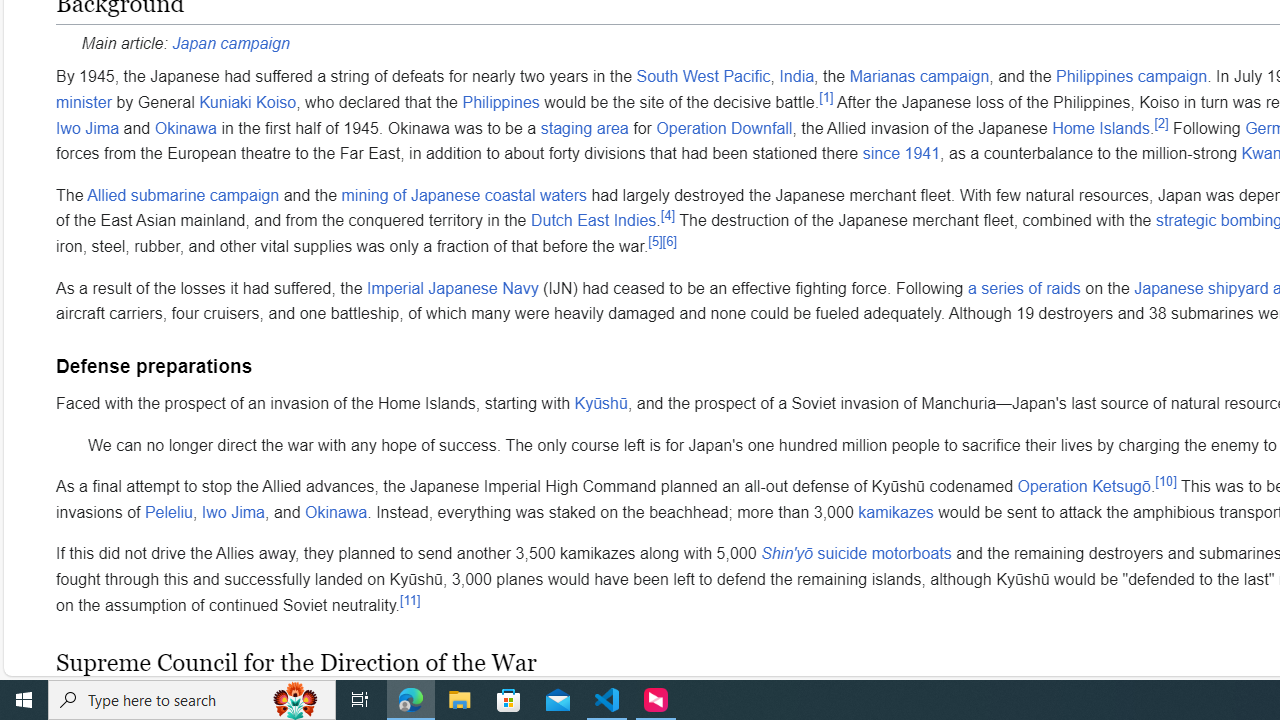  Describe the element at coordinates (1161, 123) in the screenshot. I see `'[2]'` at that location.